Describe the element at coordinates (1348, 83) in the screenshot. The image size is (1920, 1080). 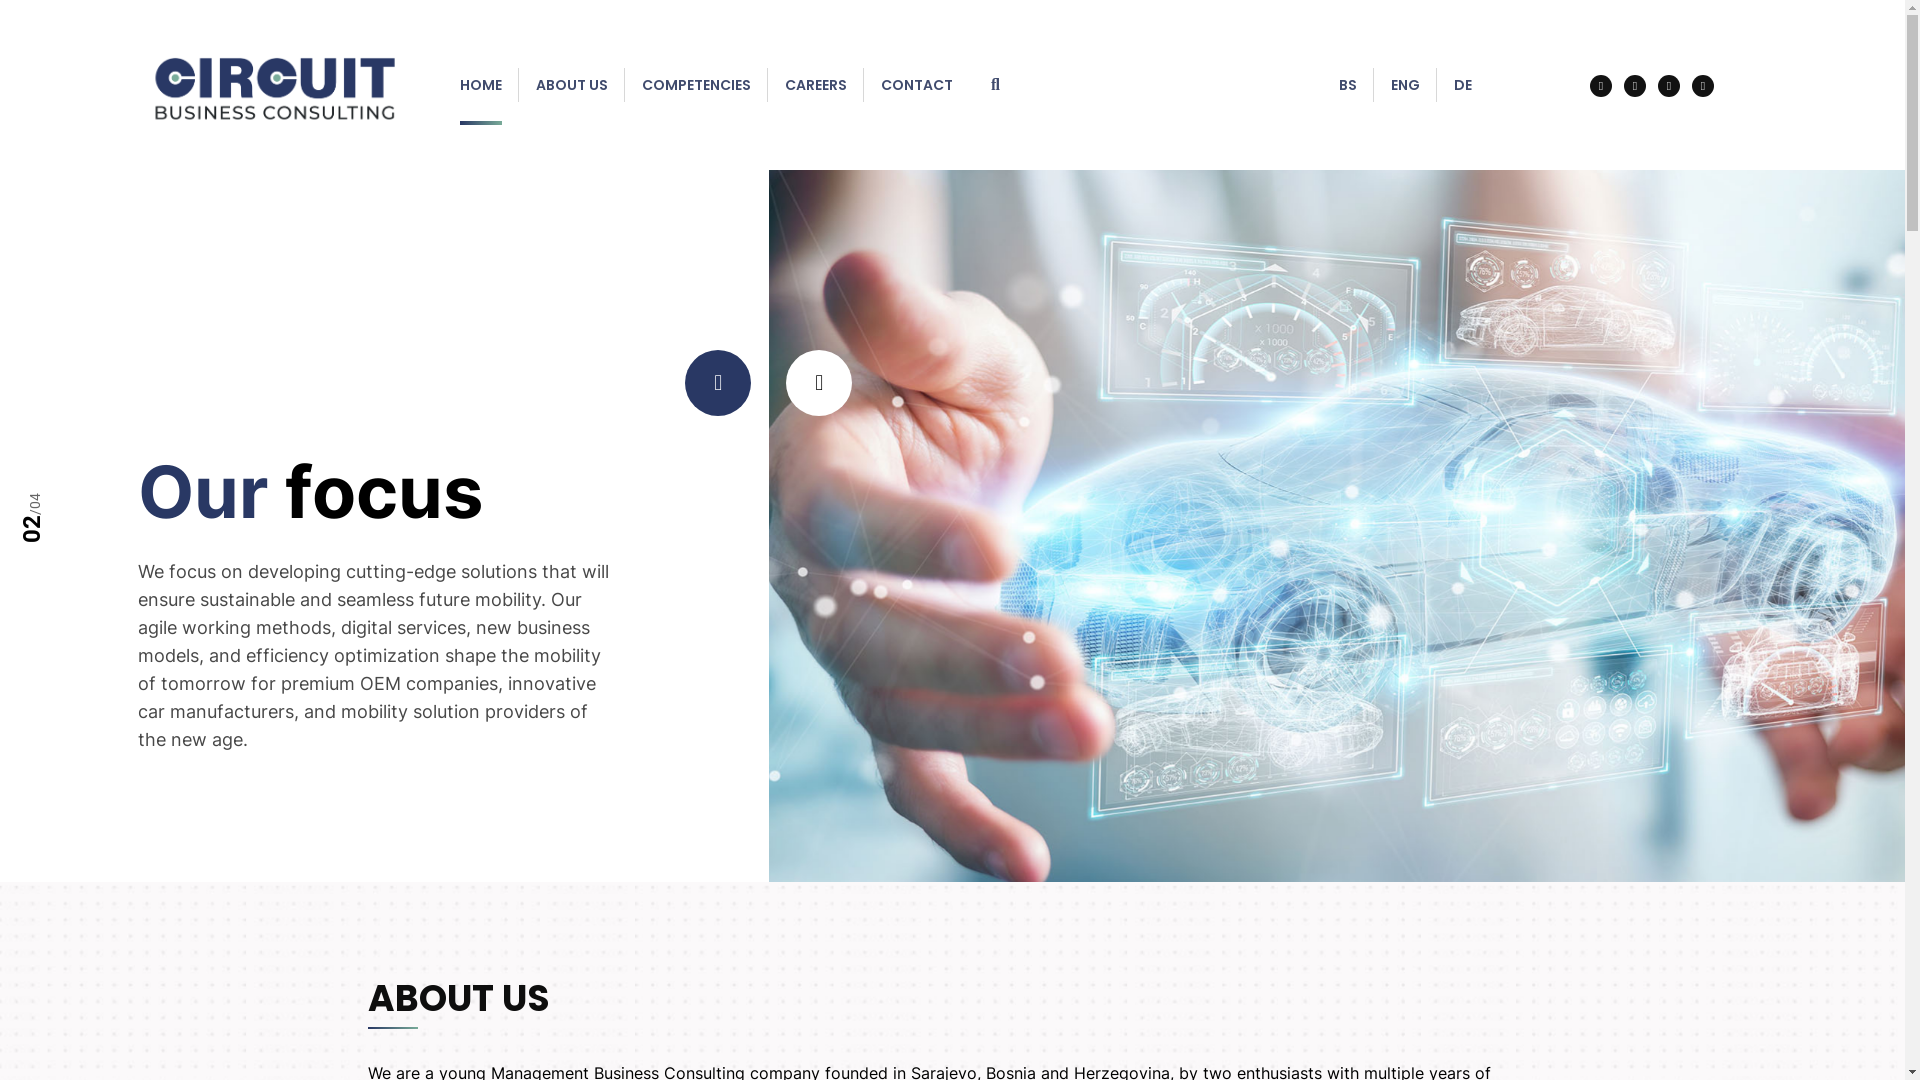
I see `'BS'` at that location.